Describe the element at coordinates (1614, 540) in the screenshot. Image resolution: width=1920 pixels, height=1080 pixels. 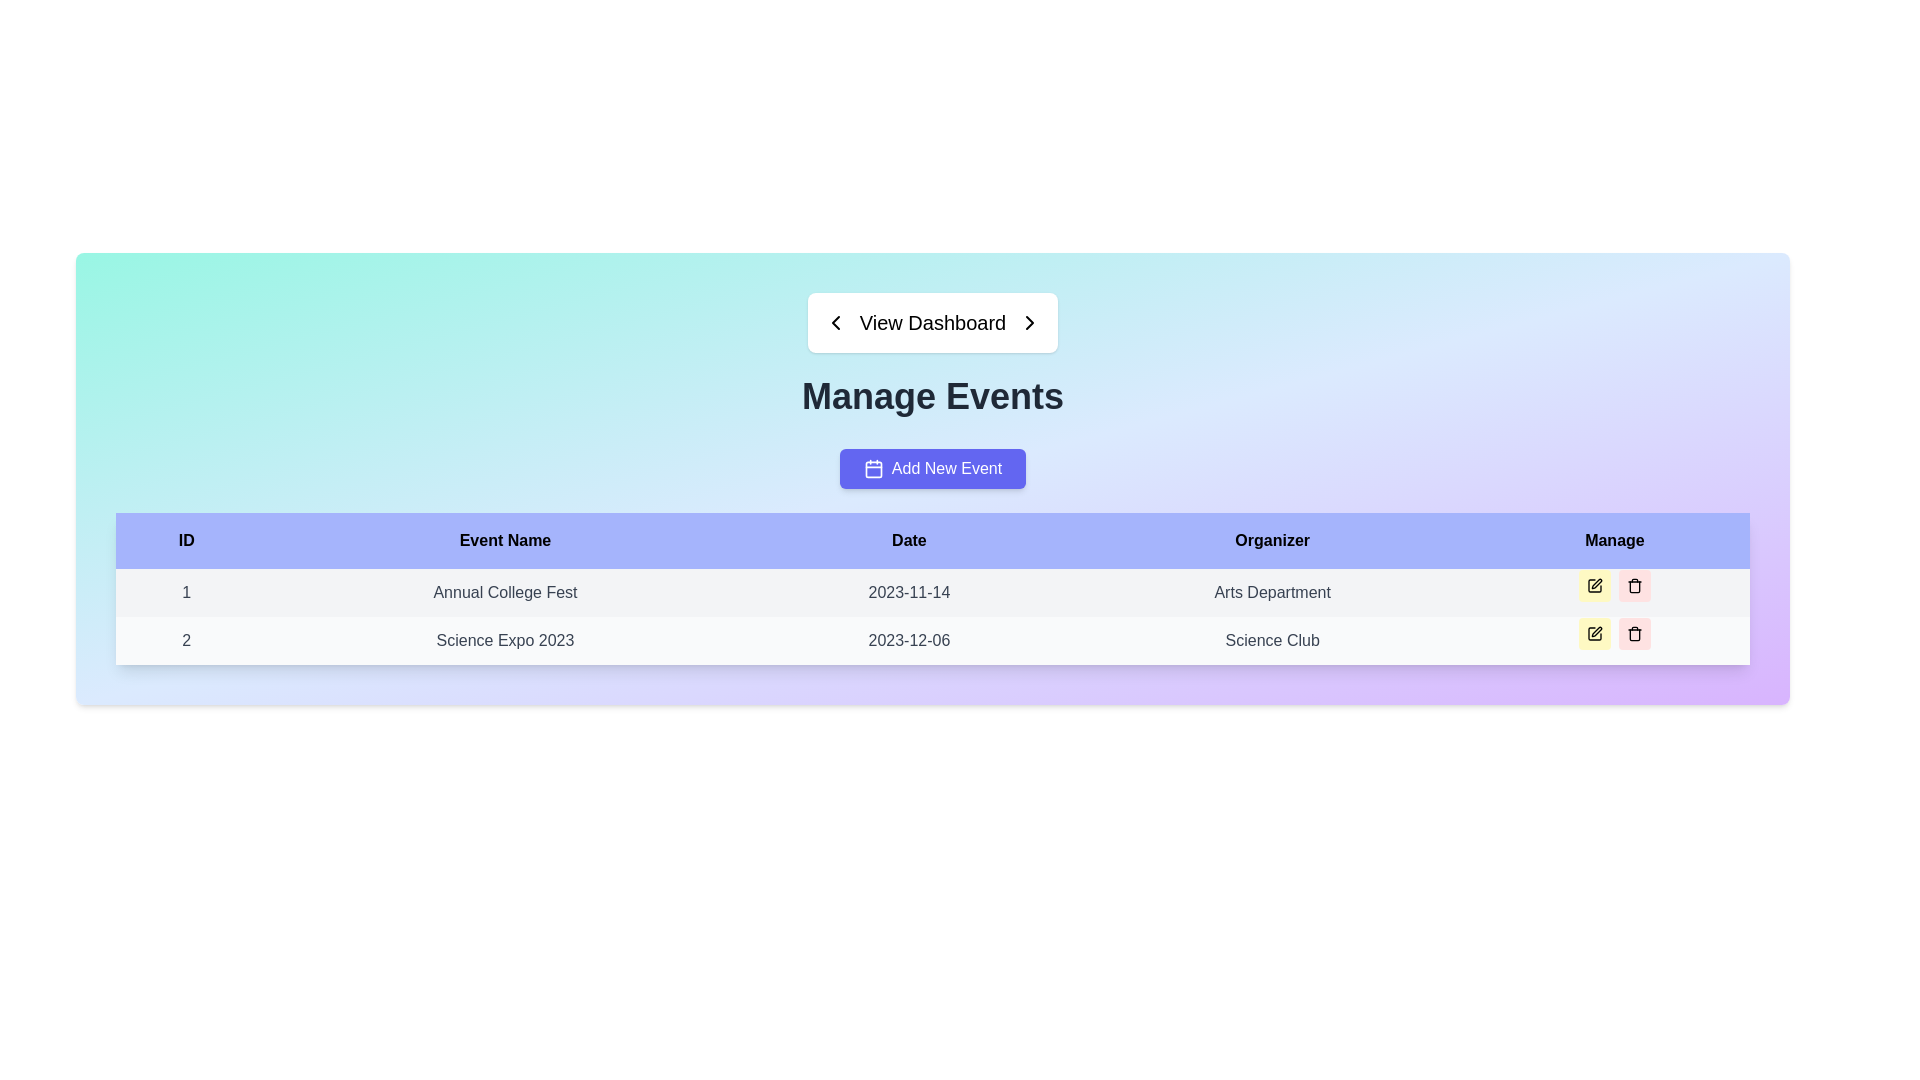
I see `the last column header in the table to sort the column, which is located immediately to the right of the 'Organizer' column header` at that location.